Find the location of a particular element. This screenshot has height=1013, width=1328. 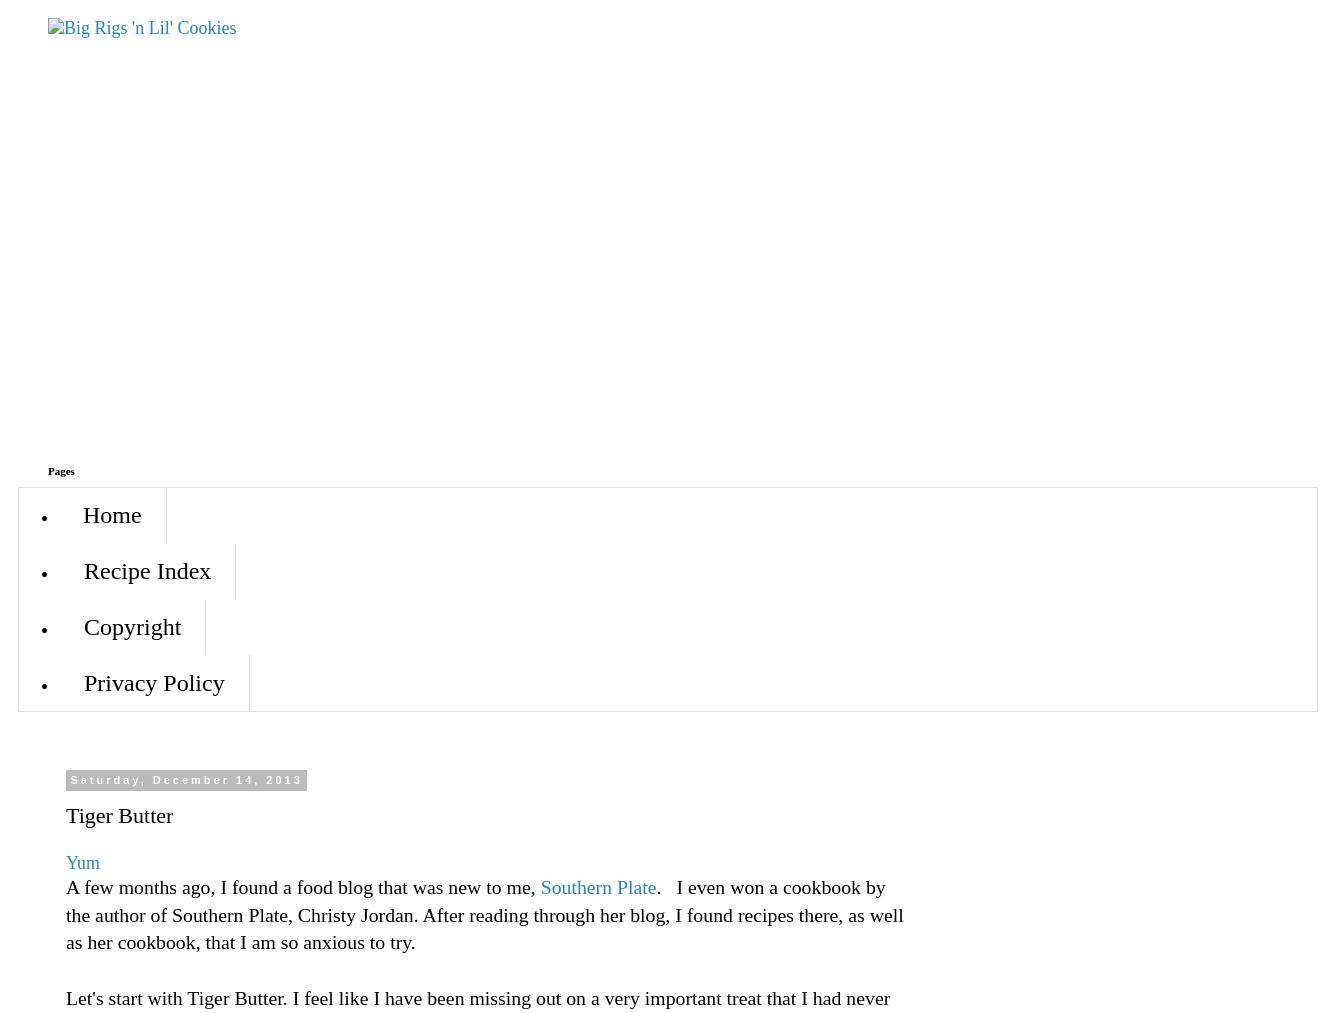

'A few months ago, I found a food blog that was new to me,' is located at coordinates (303, 885).